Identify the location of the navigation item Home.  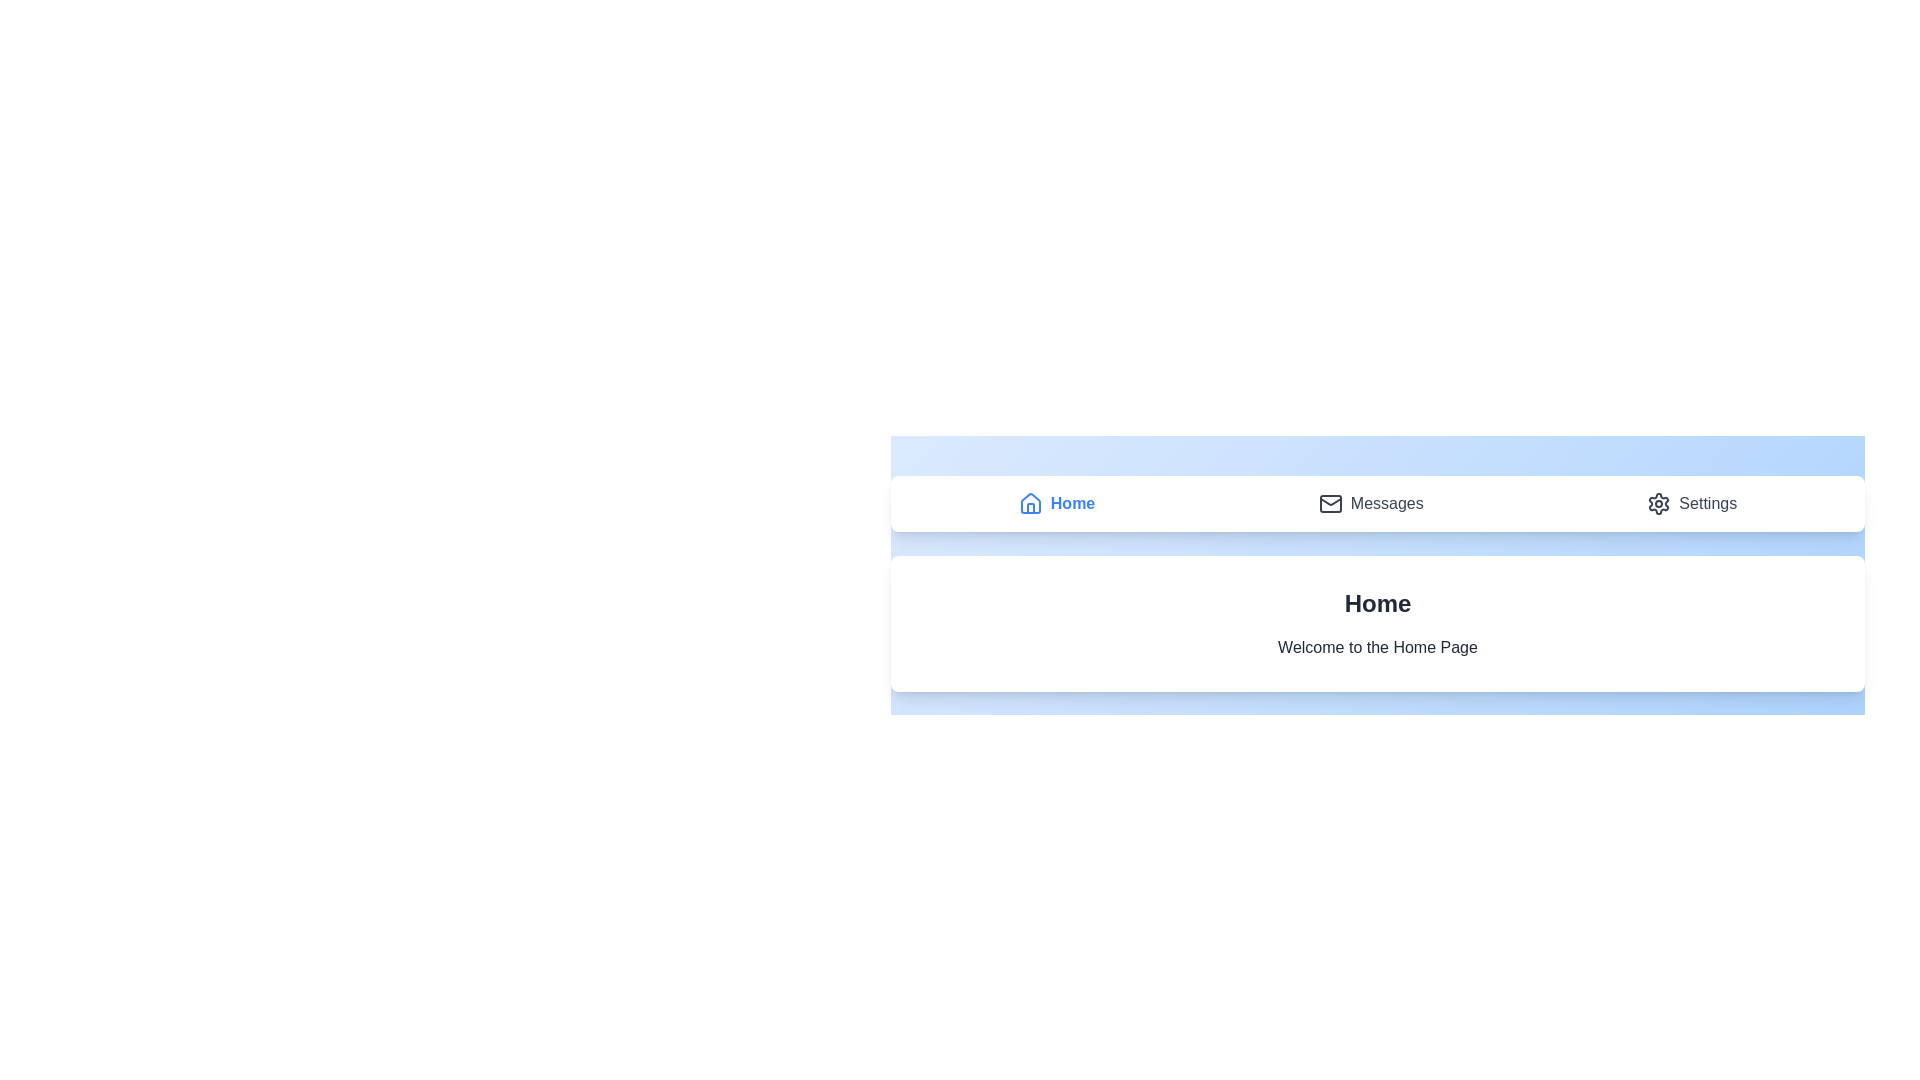
(1055, 503).